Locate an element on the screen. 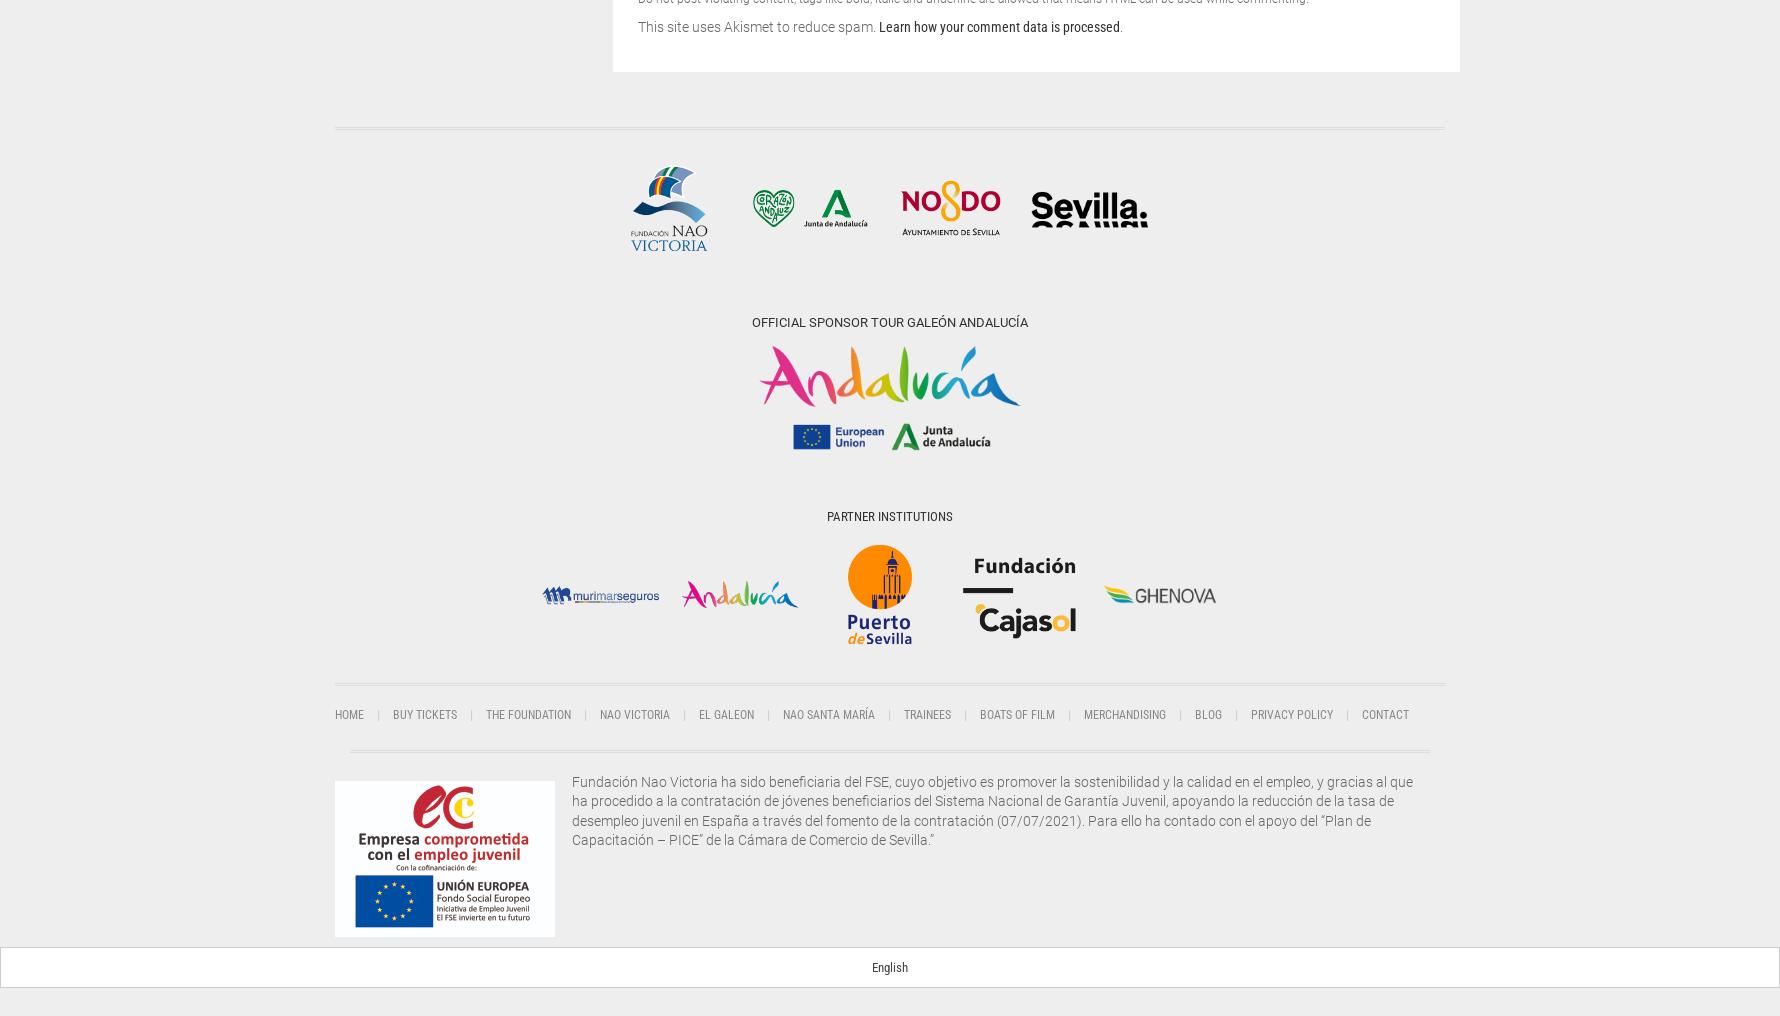 The width and height of the screenshot is (1780, 1016). 'Contact' is located at coordinates (1385, 714).